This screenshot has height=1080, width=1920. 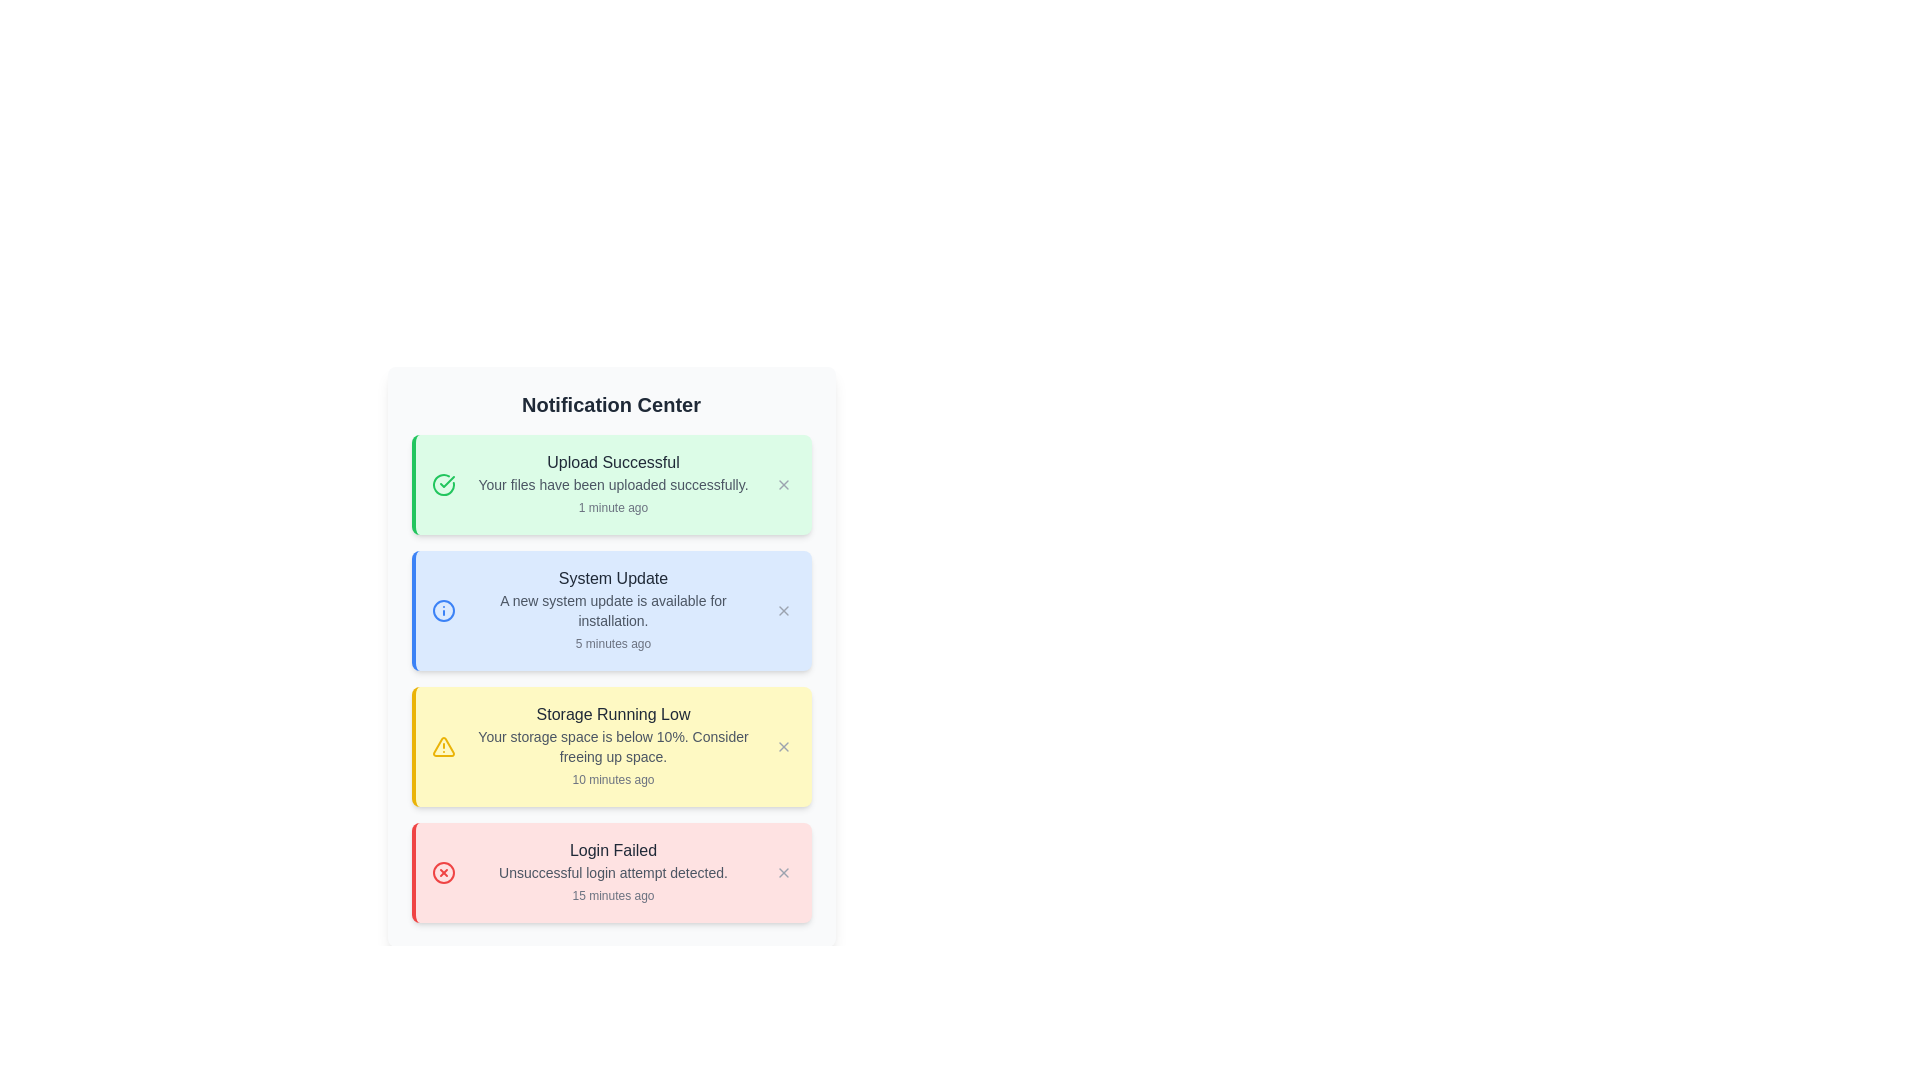 What do you see at coordinates (610, 405) in the screenshot?
I see `the 'Notification Center' text element, which is displayed in bold dark gray at the top of the notification panel` at bounding box center [610, 405].